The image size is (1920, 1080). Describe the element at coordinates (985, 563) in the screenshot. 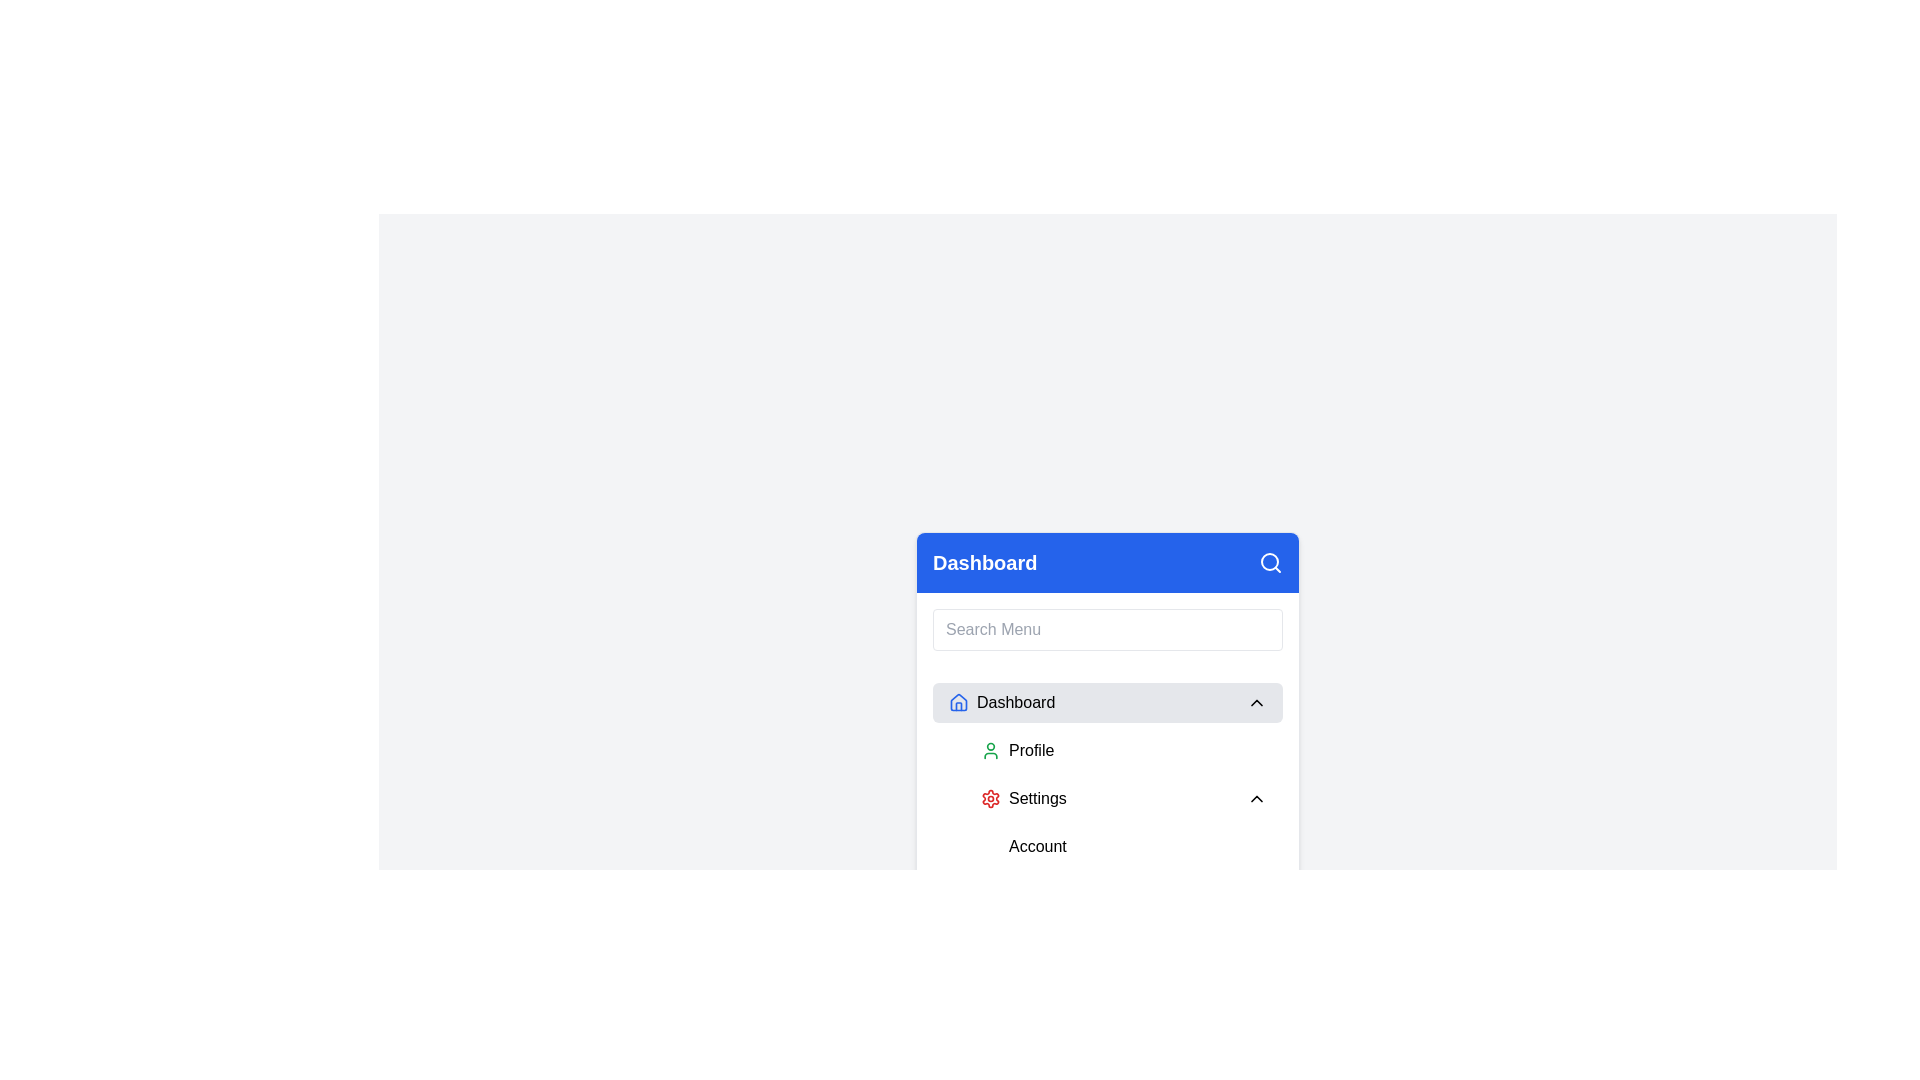

I see `the text label that represents the title or name of the current section, located in the header of the menu section with a blue background` at that location.